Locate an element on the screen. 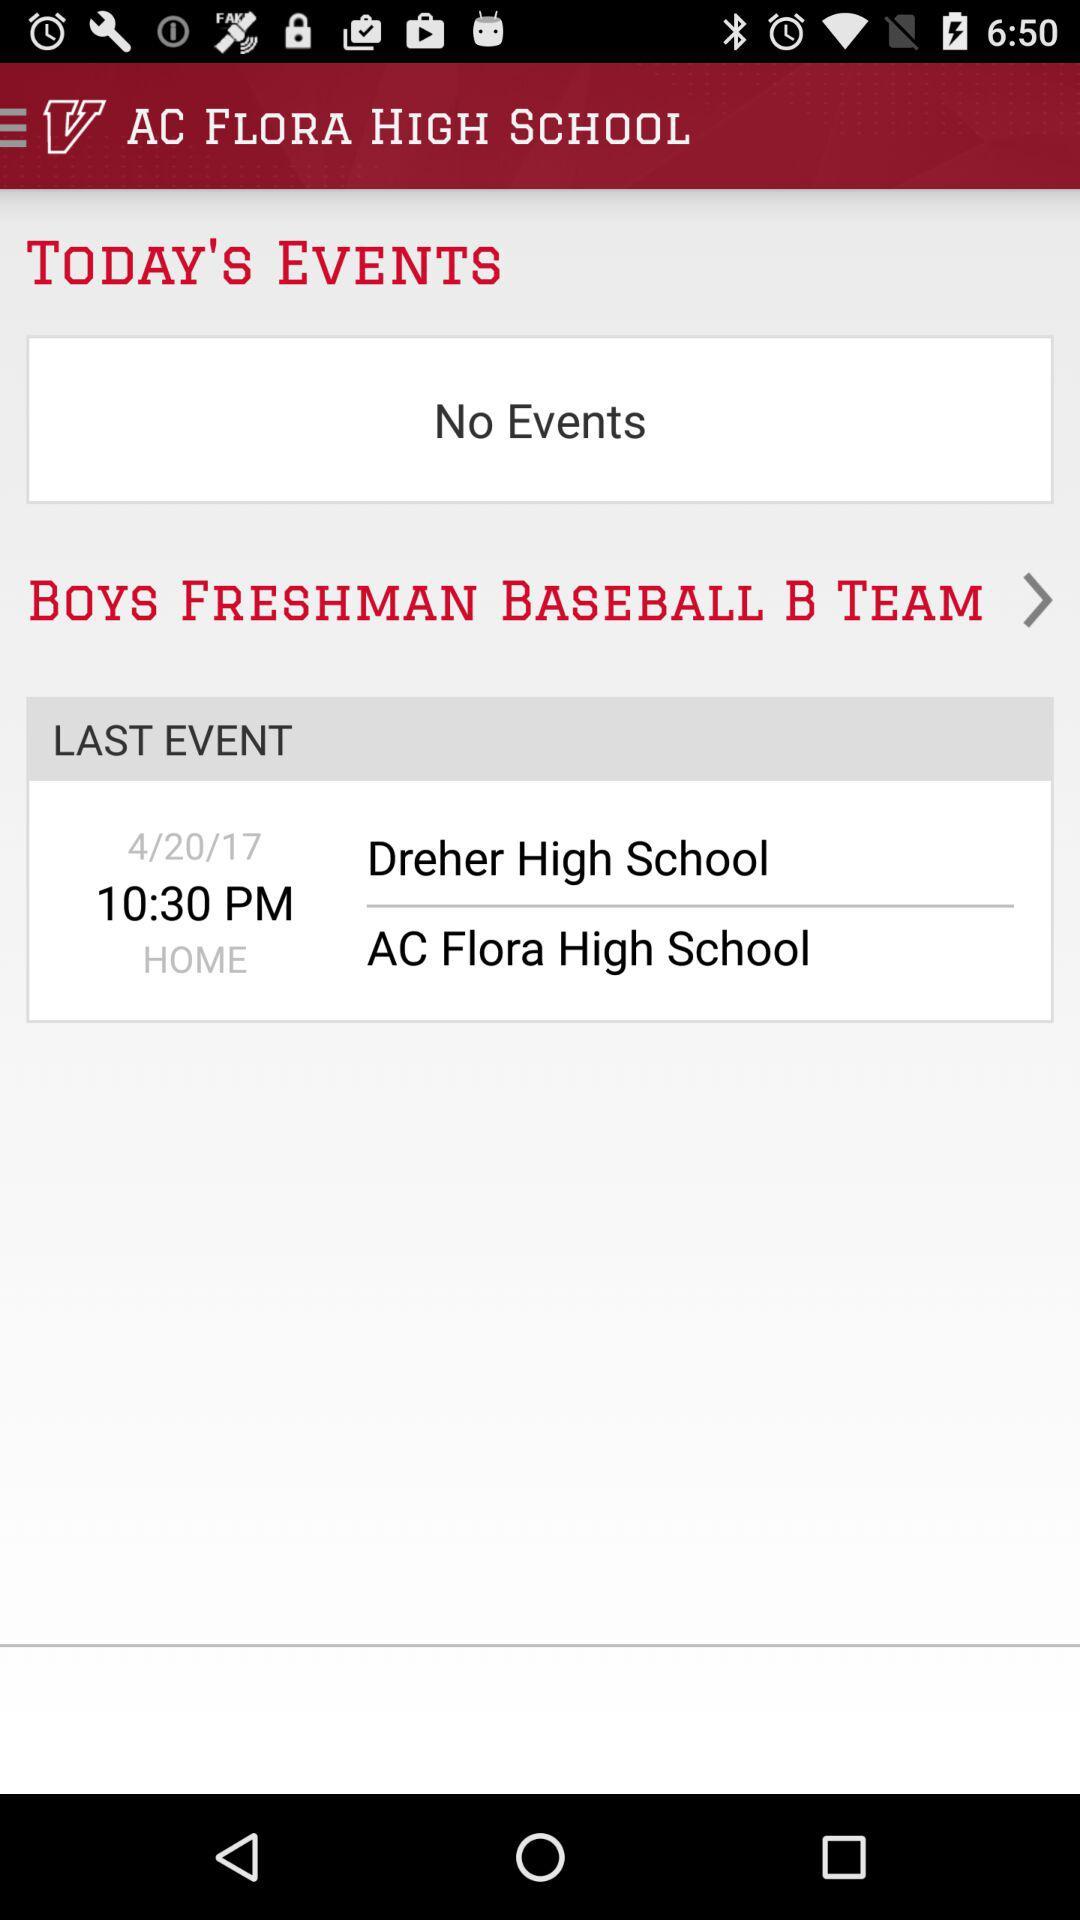  today's events item is located at coordinates (540, 248).